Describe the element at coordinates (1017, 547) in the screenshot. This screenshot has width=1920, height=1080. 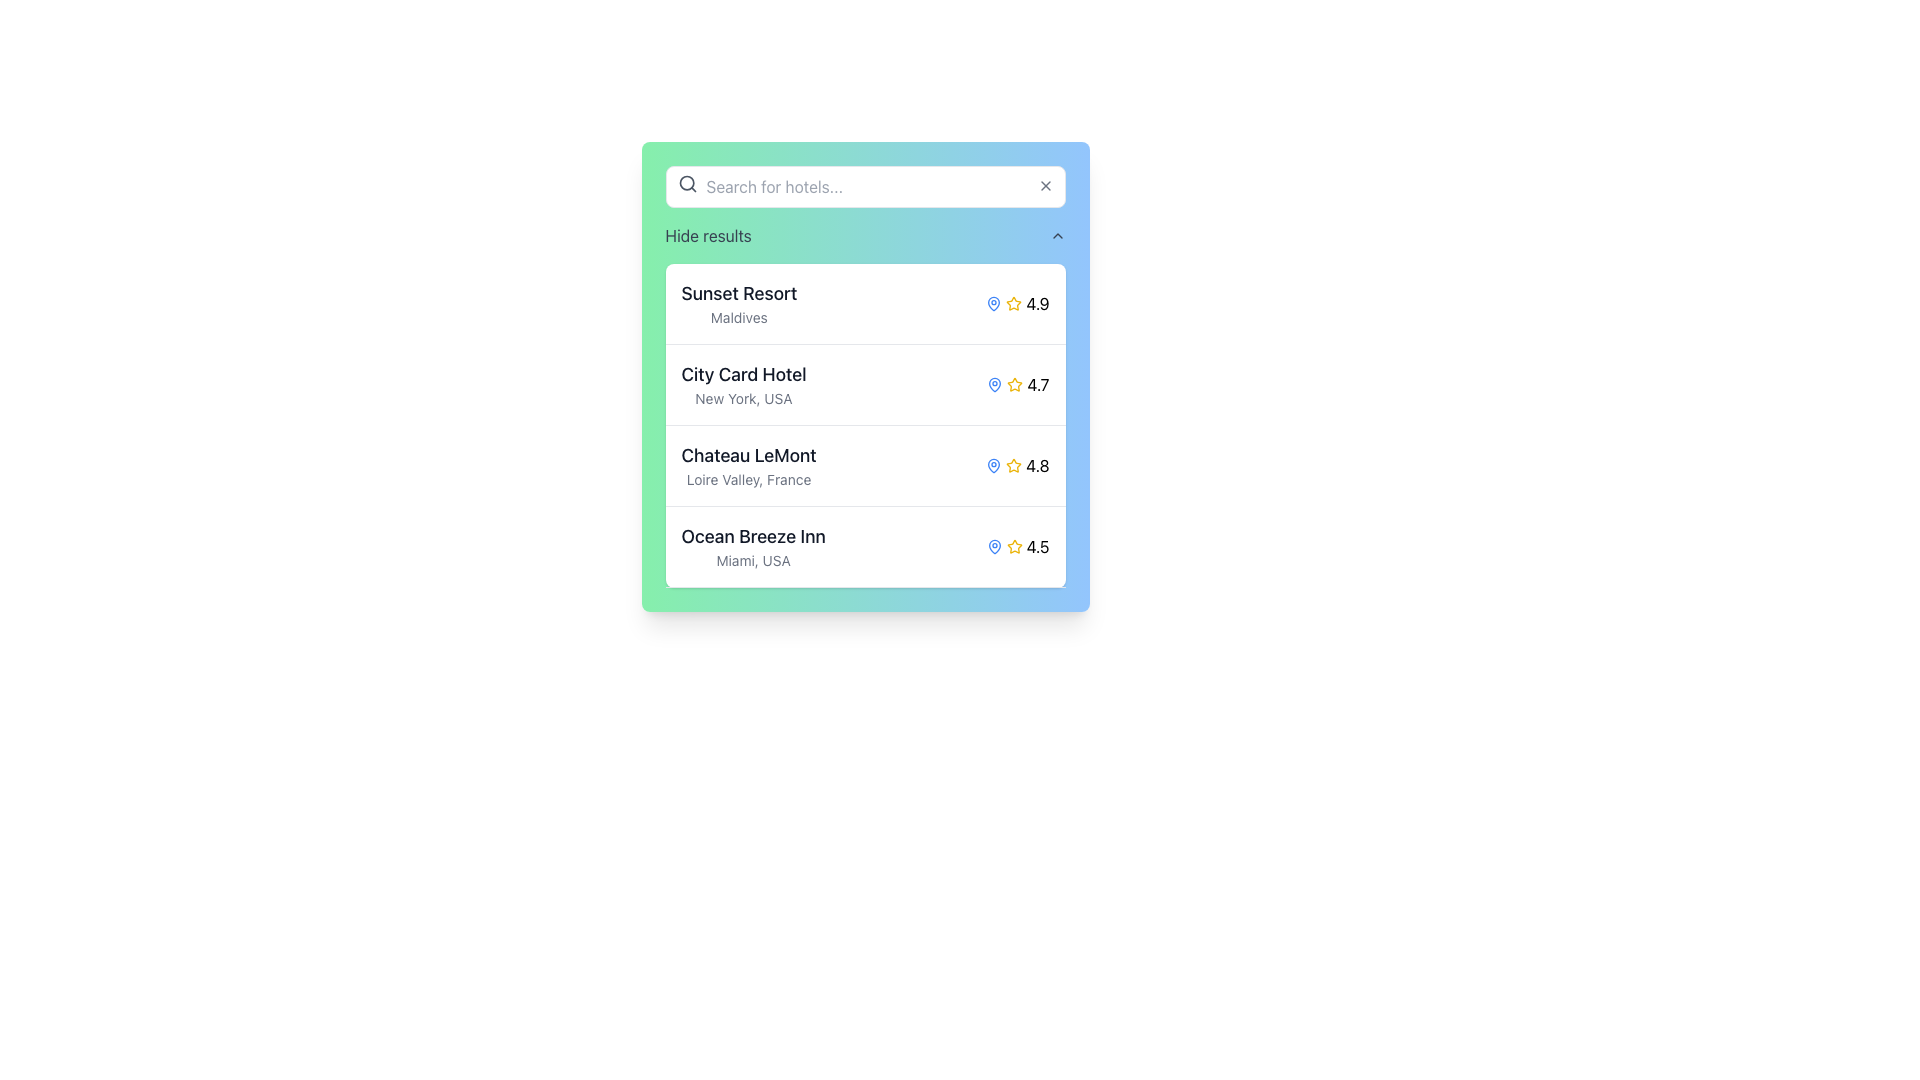
I see `the text display component representing the rating of 'Ocean Breeze Inn', located in the bottom right corner of the hotel details card` at that location.